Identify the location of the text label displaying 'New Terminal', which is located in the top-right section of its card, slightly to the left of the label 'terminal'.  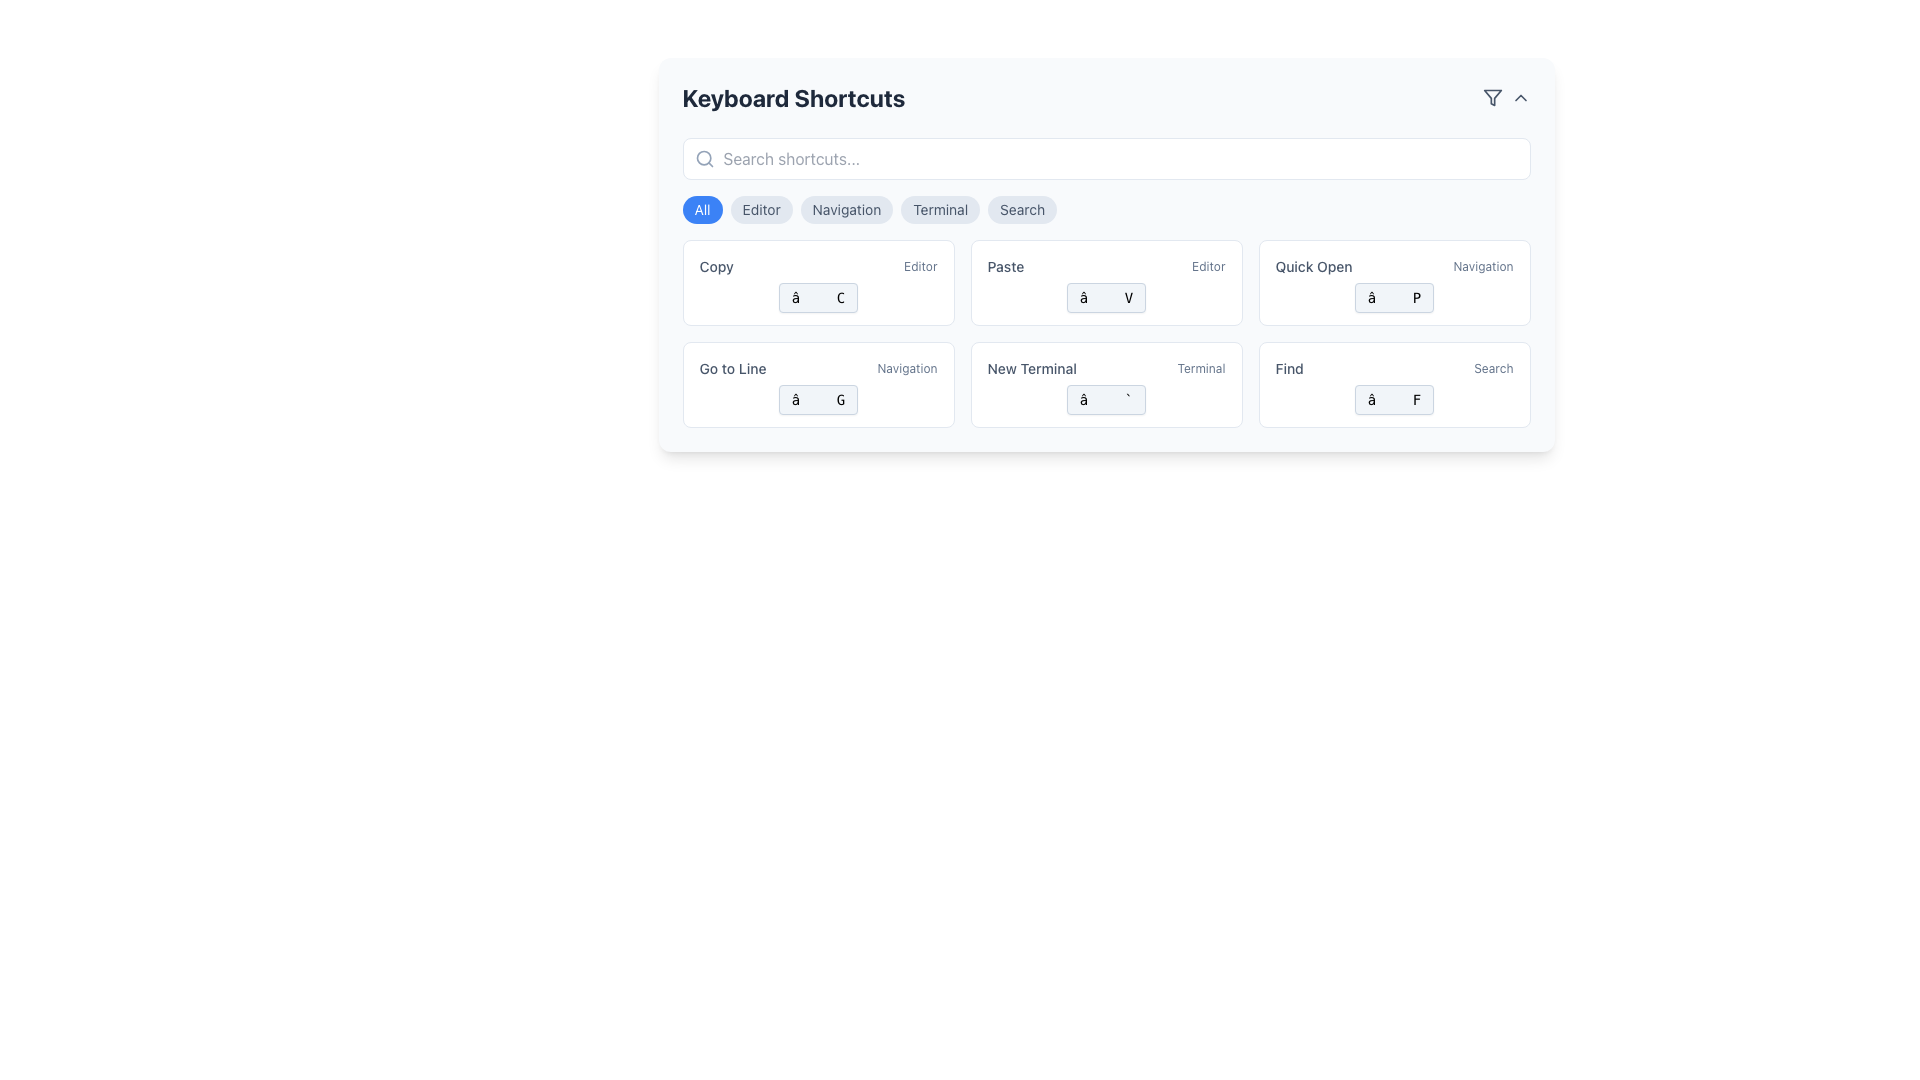
(1032, 369).